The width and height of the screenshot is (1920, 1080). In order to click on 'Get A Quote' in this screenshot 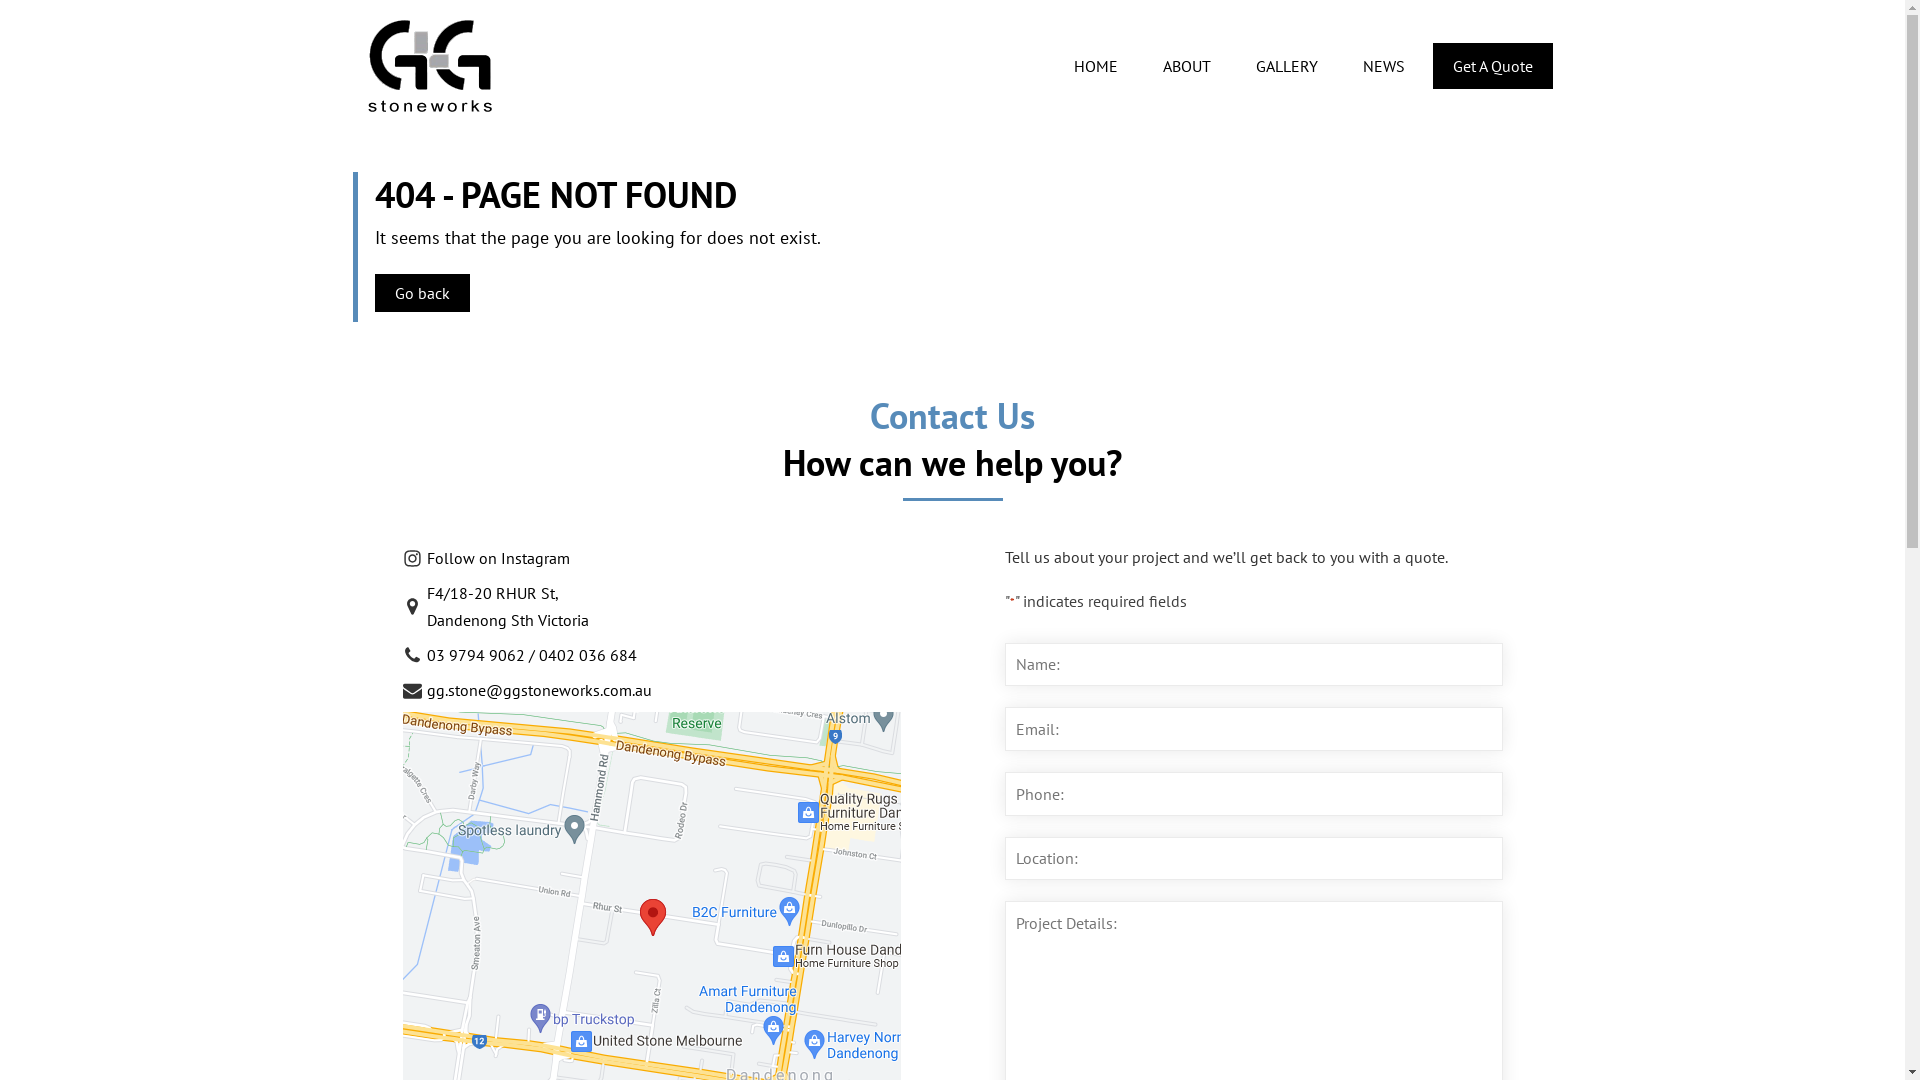, I will do `click(1492, 64)`.